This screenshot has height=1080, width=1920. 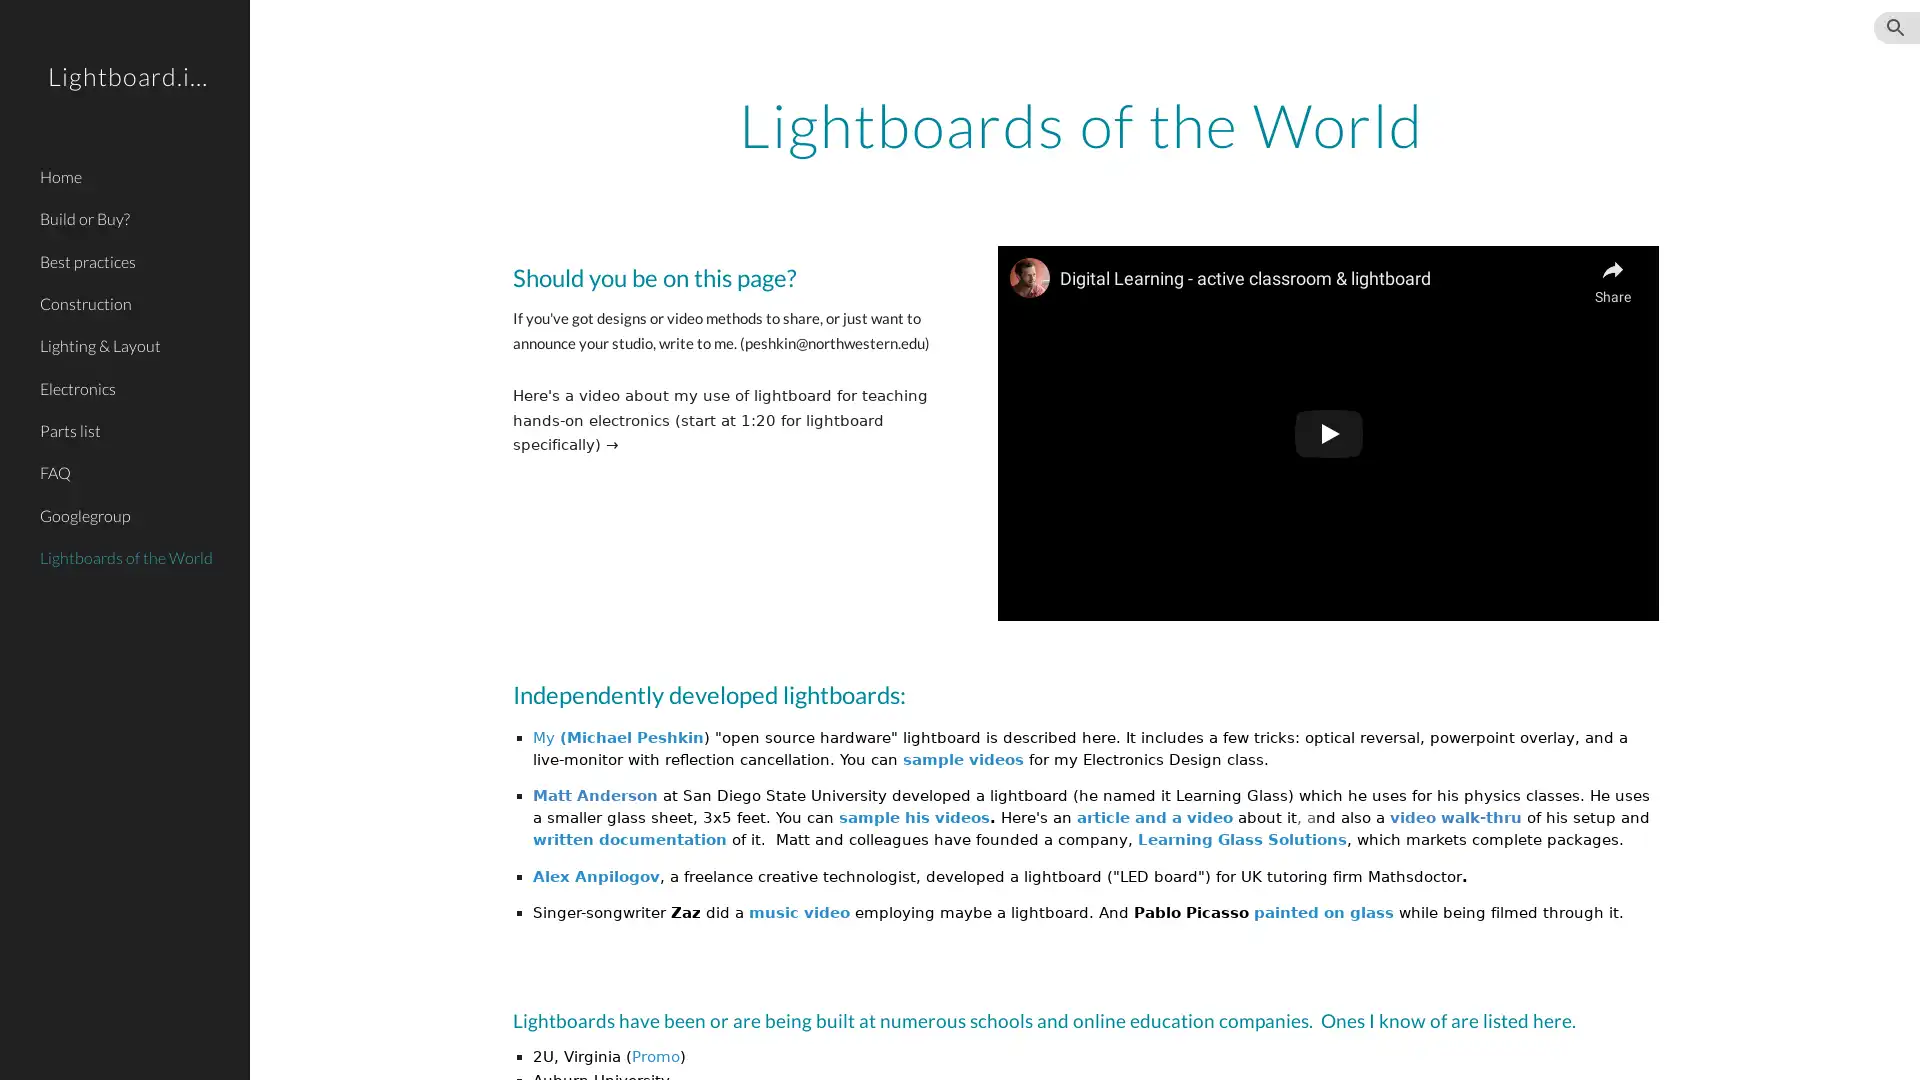 I want to click on Skip to main content, so click(x=787, y=37).